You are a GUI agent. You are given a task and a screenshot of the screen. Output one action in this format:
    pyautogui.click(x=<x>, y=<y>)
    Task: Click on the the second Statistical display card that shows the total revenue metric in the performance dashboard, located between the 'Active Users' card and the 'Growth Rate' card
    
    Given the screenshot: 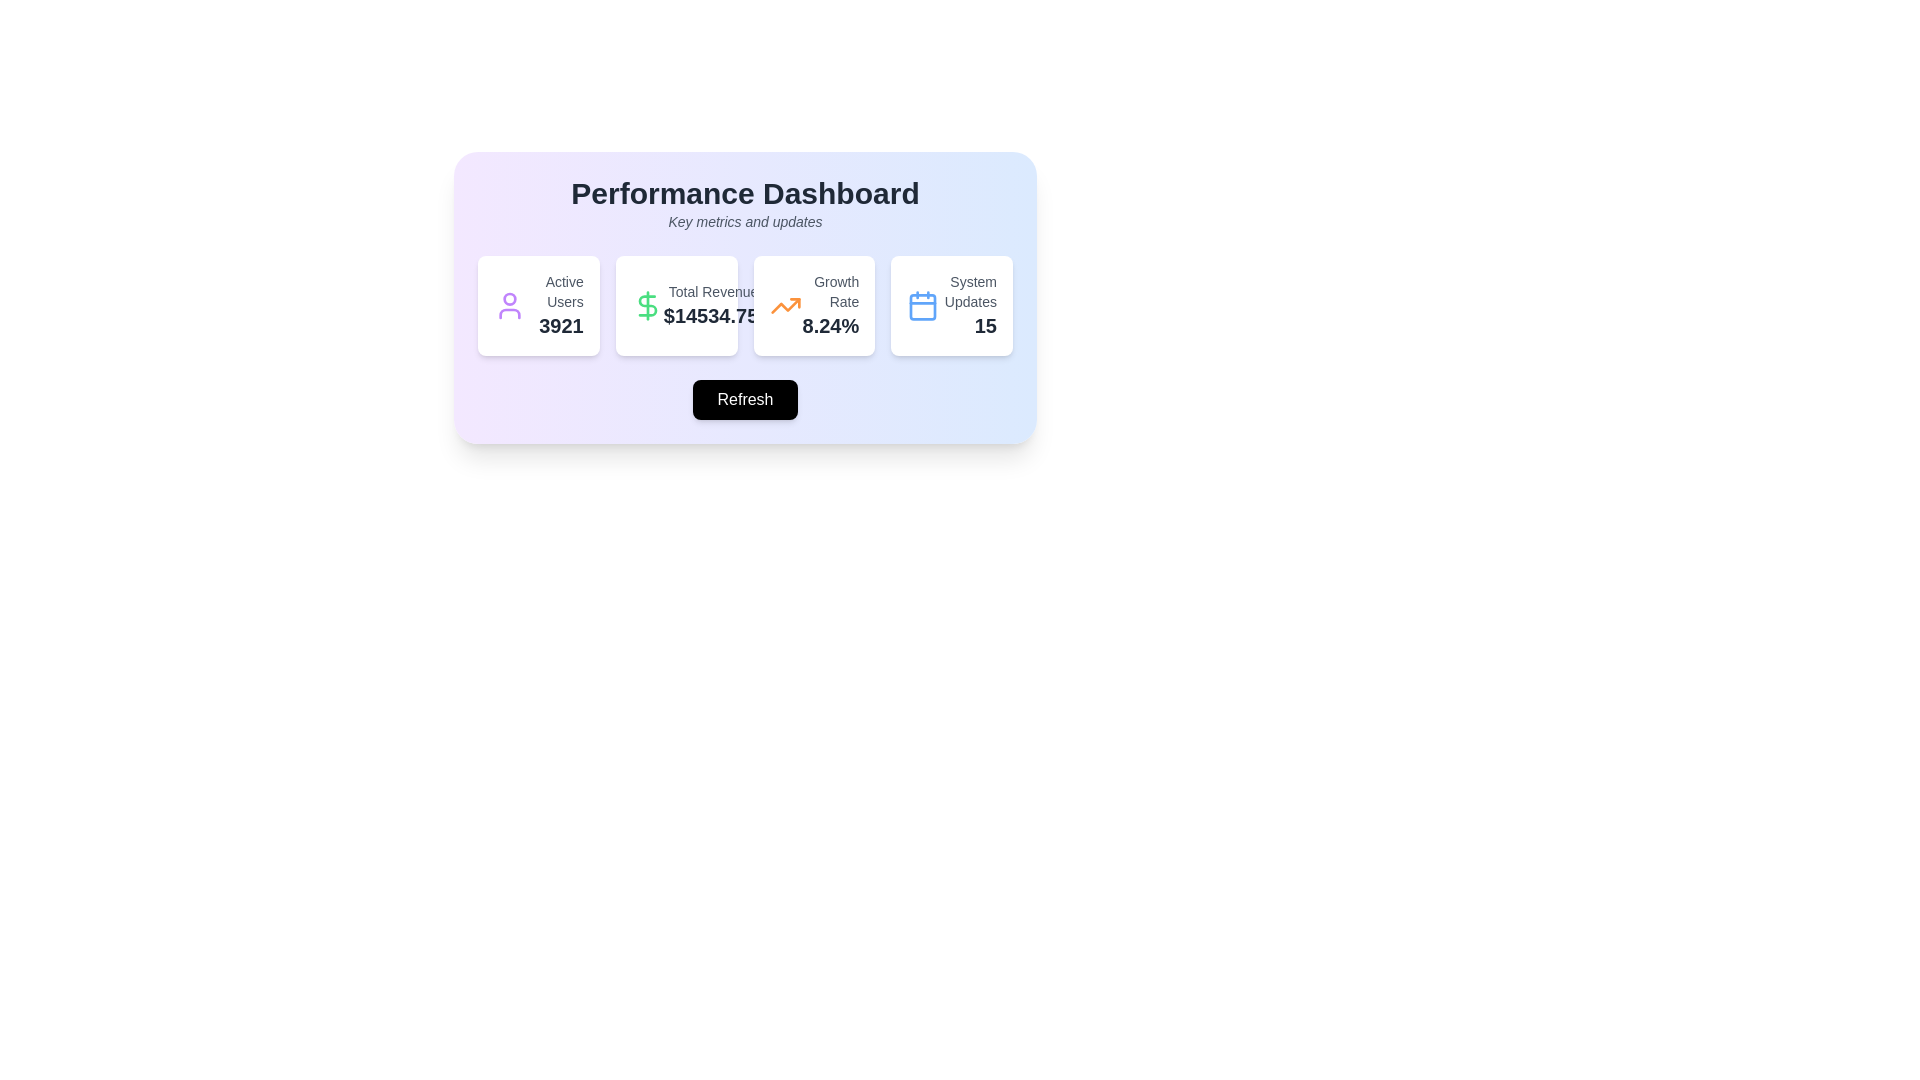 What is the action you would take?
    pyautogui.click(x=676, y=305)
    